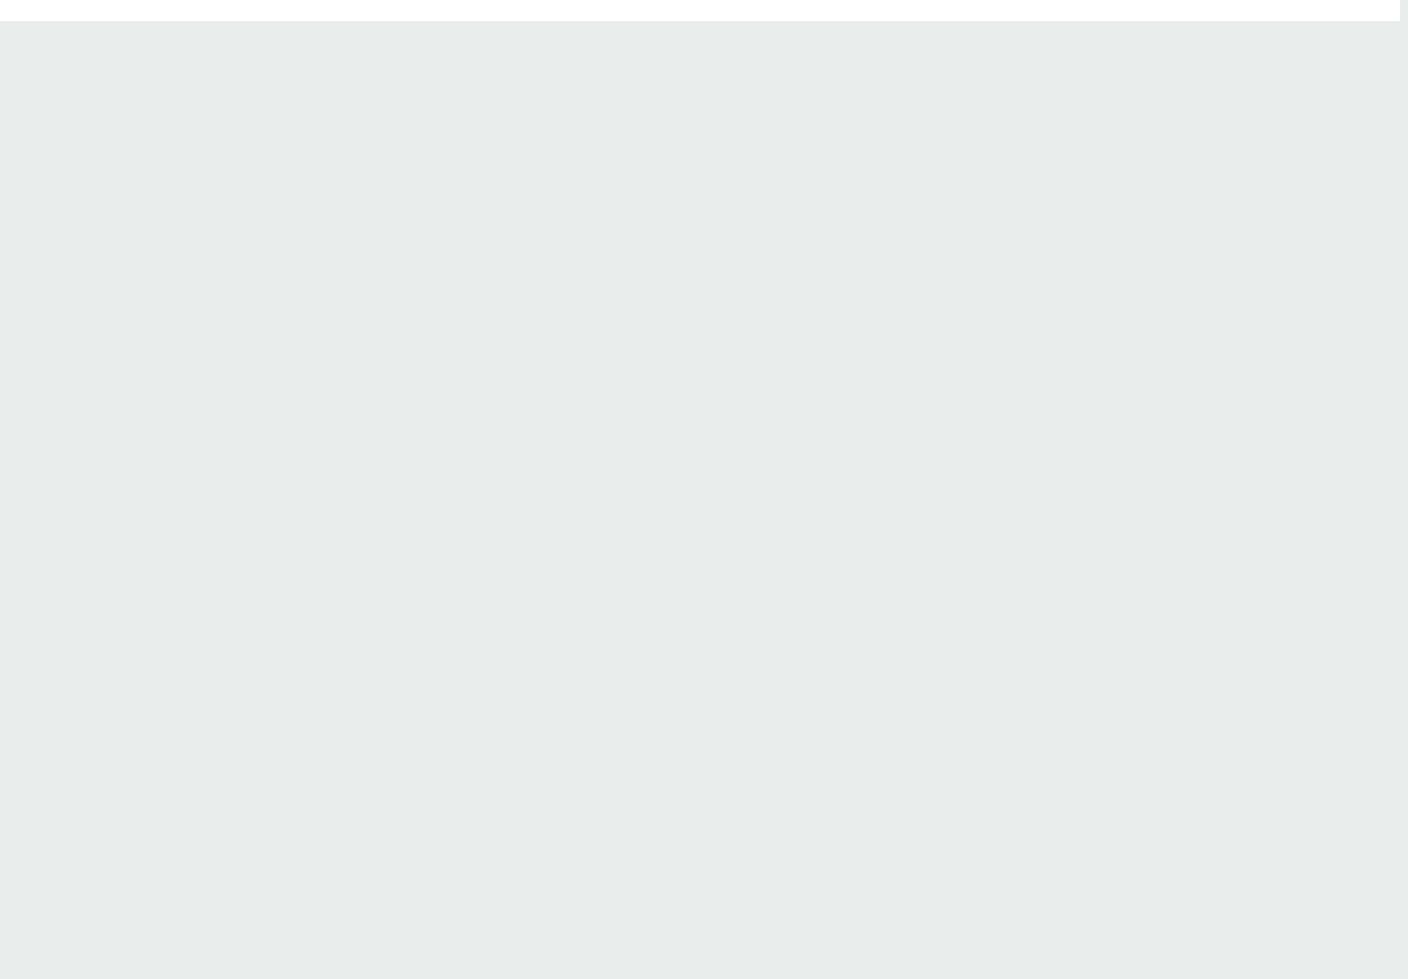 The image size is (1408, 979). Describe the element at coordinates (184, 362) in the screenshot. I see `'Cate Ellink'` at that location.